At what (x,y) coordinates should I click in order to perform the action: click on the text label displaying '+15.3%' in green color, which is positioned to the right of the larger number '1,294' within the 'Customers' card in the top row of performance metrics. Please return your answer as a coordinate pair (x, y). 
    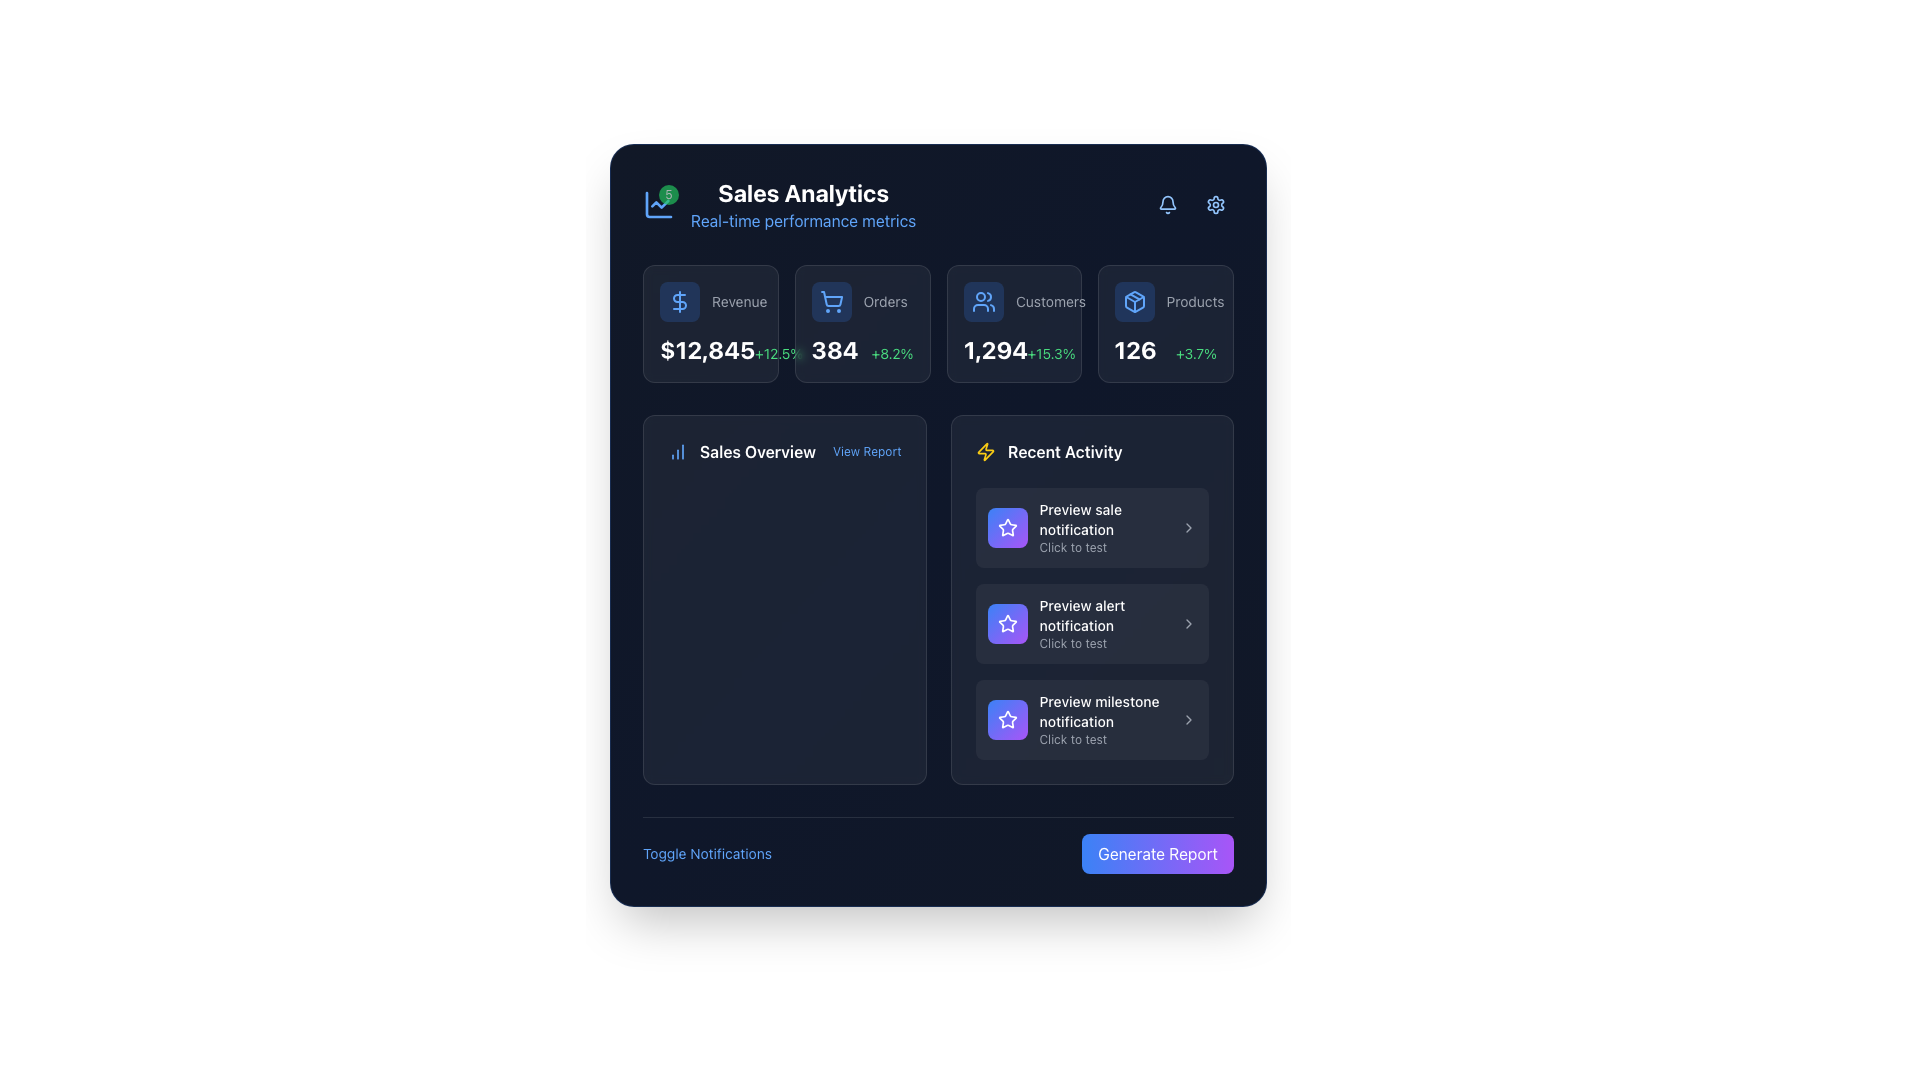
    Looking at the image, I should click on (1050, 353).